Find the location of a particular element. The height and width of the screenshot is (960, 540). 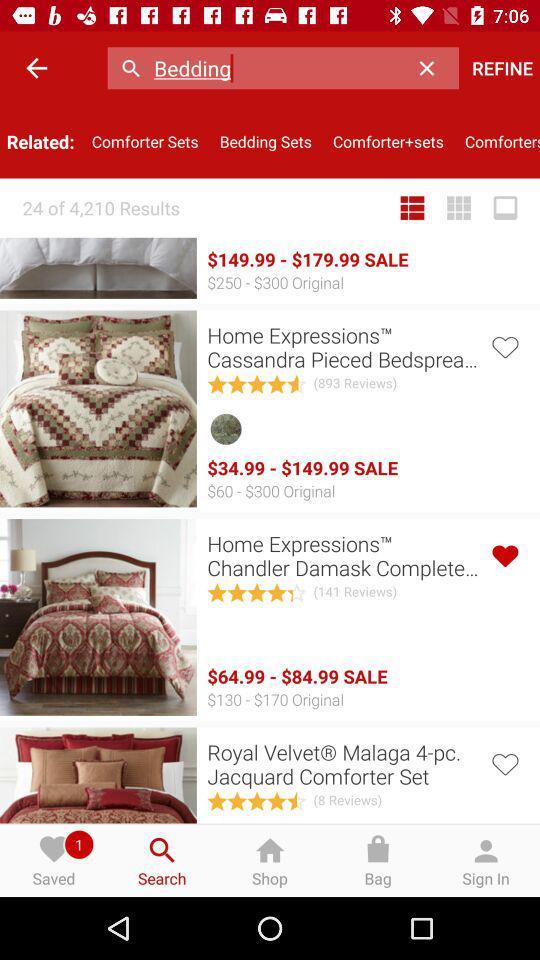

the item next to 24 of 4 item is located at coordinates (411, 208).